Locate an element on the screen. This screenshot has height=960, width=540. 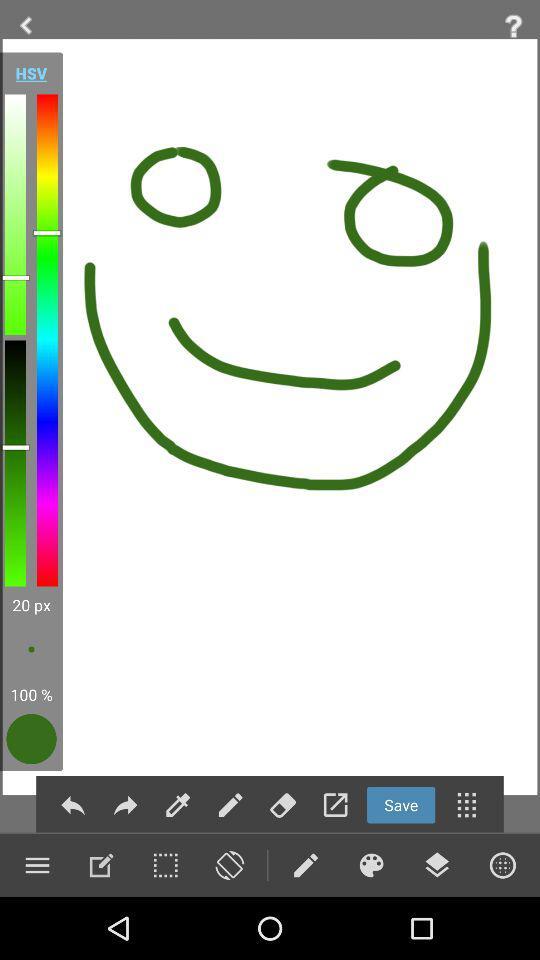
additional options menu is located at coordinates (466, 805).